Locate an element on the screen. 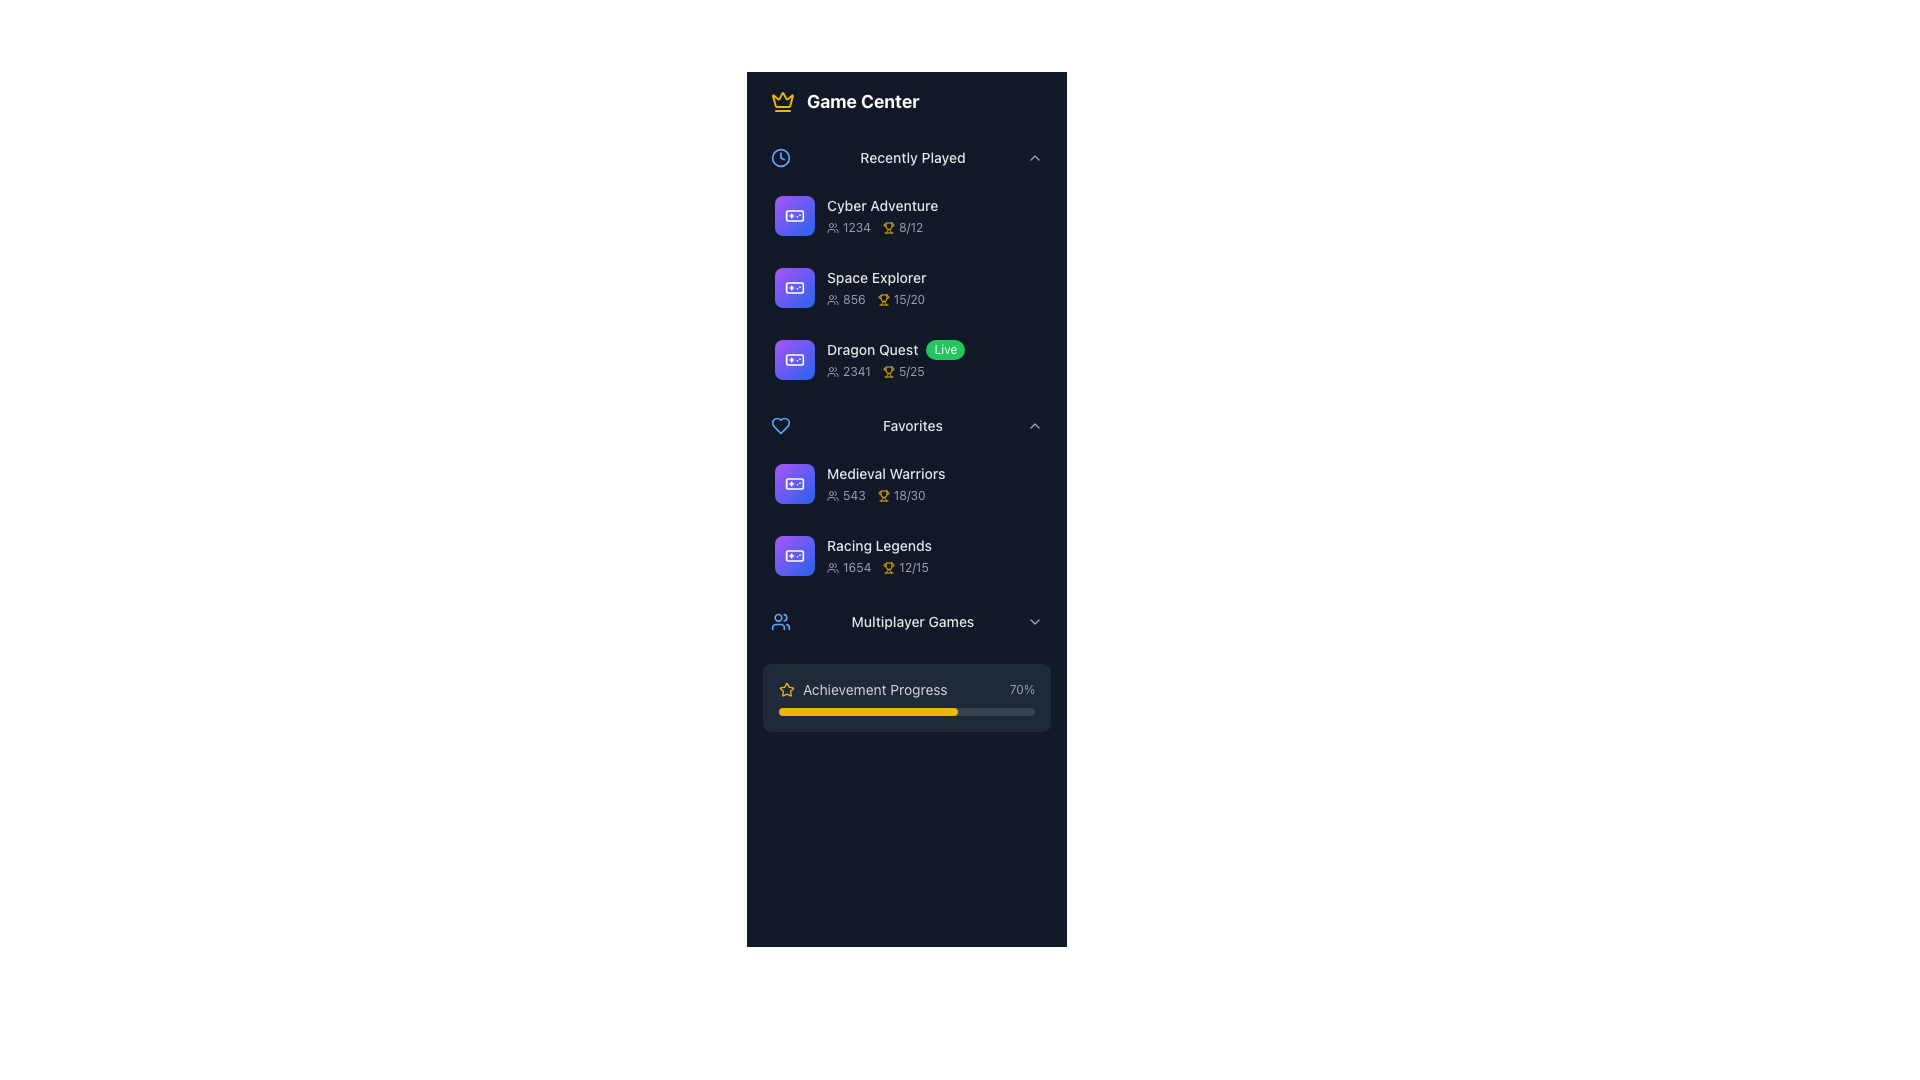 The height and width of the screenshot is (1080, 1920). the List Item labeled 'Dragon Quest', which features a 'Live' badge, user count '2341', and trophy score '5/25', positioned in the 'Recently Played' section is located at coordinates (931, 358).